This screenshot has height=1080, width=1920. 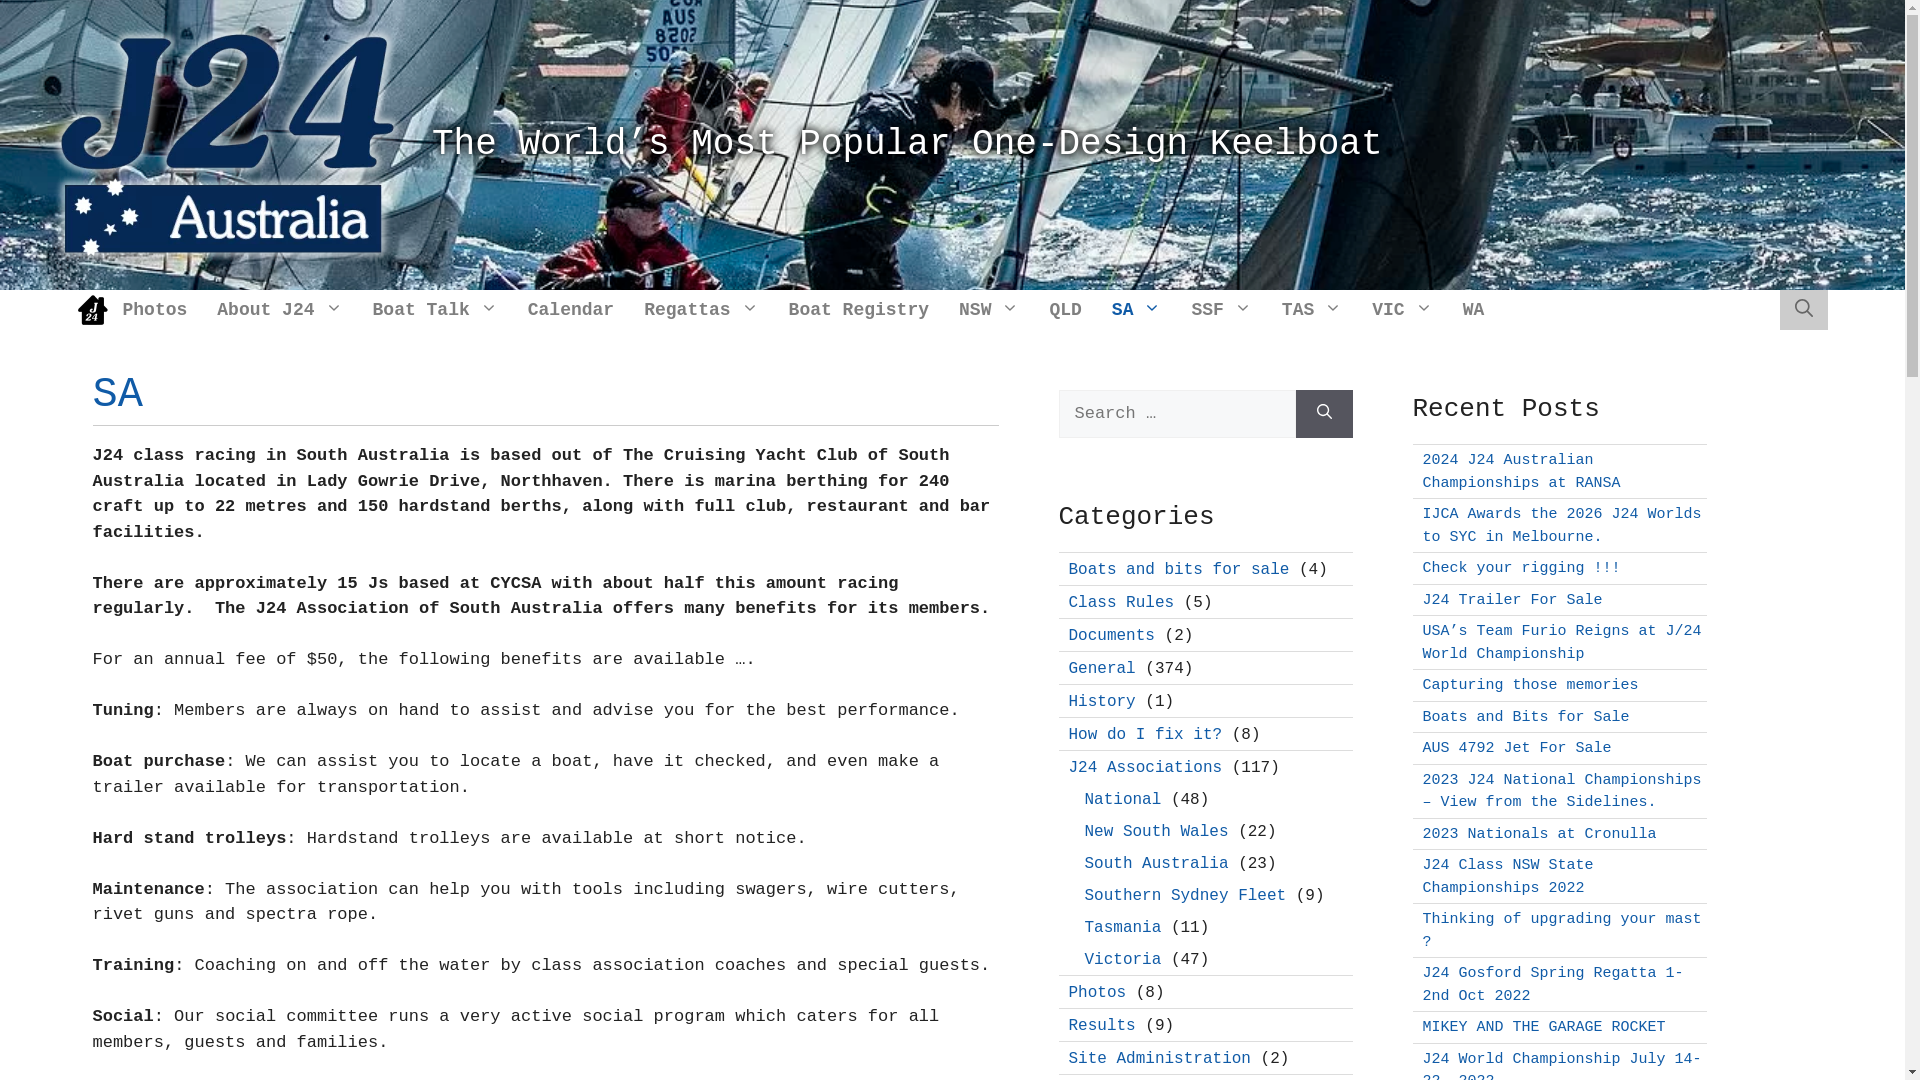 What do you see at coordinates (1100, 700) in the screenshot?
I see `'History'` at bounding box center [1100, 700].